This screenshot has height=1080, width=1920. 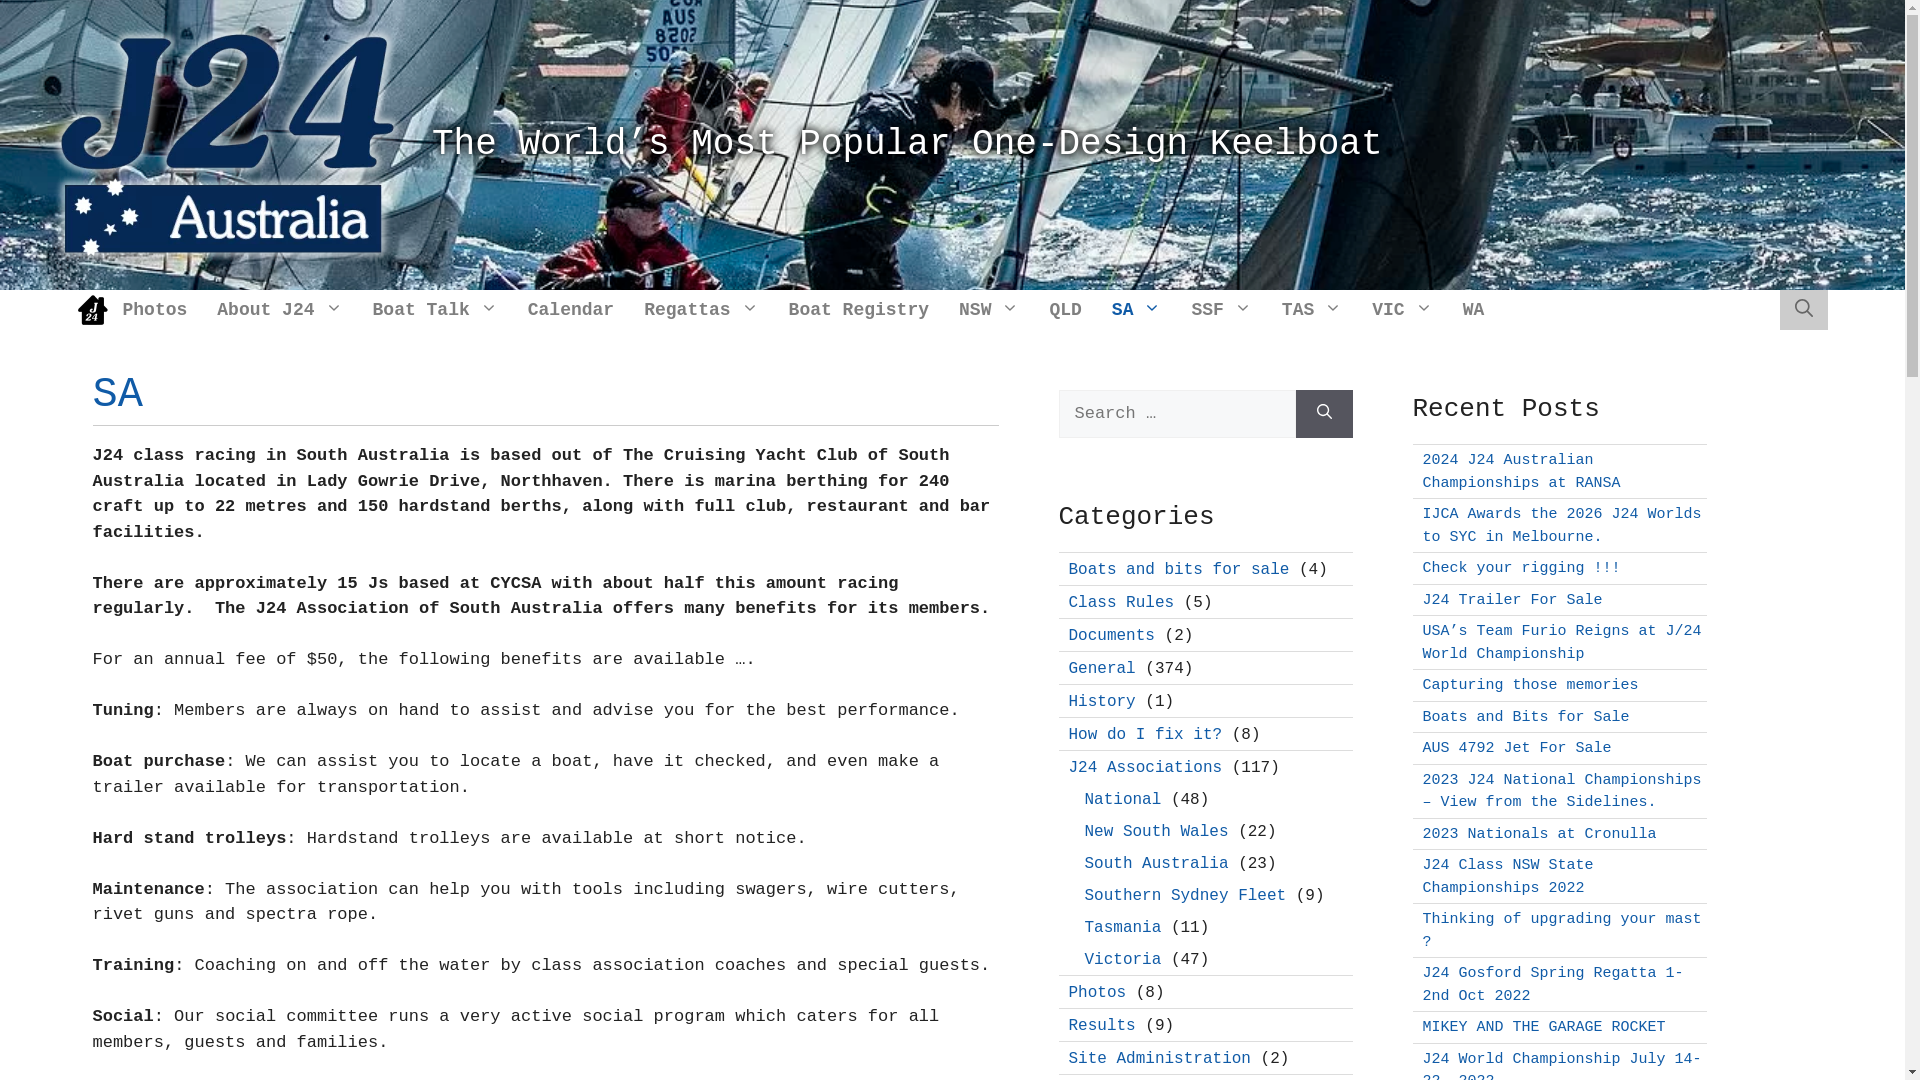 What do you see at coordinates (1100, 700) in the screenshot?
I see `'History'` at bounding box center [1100, 700].